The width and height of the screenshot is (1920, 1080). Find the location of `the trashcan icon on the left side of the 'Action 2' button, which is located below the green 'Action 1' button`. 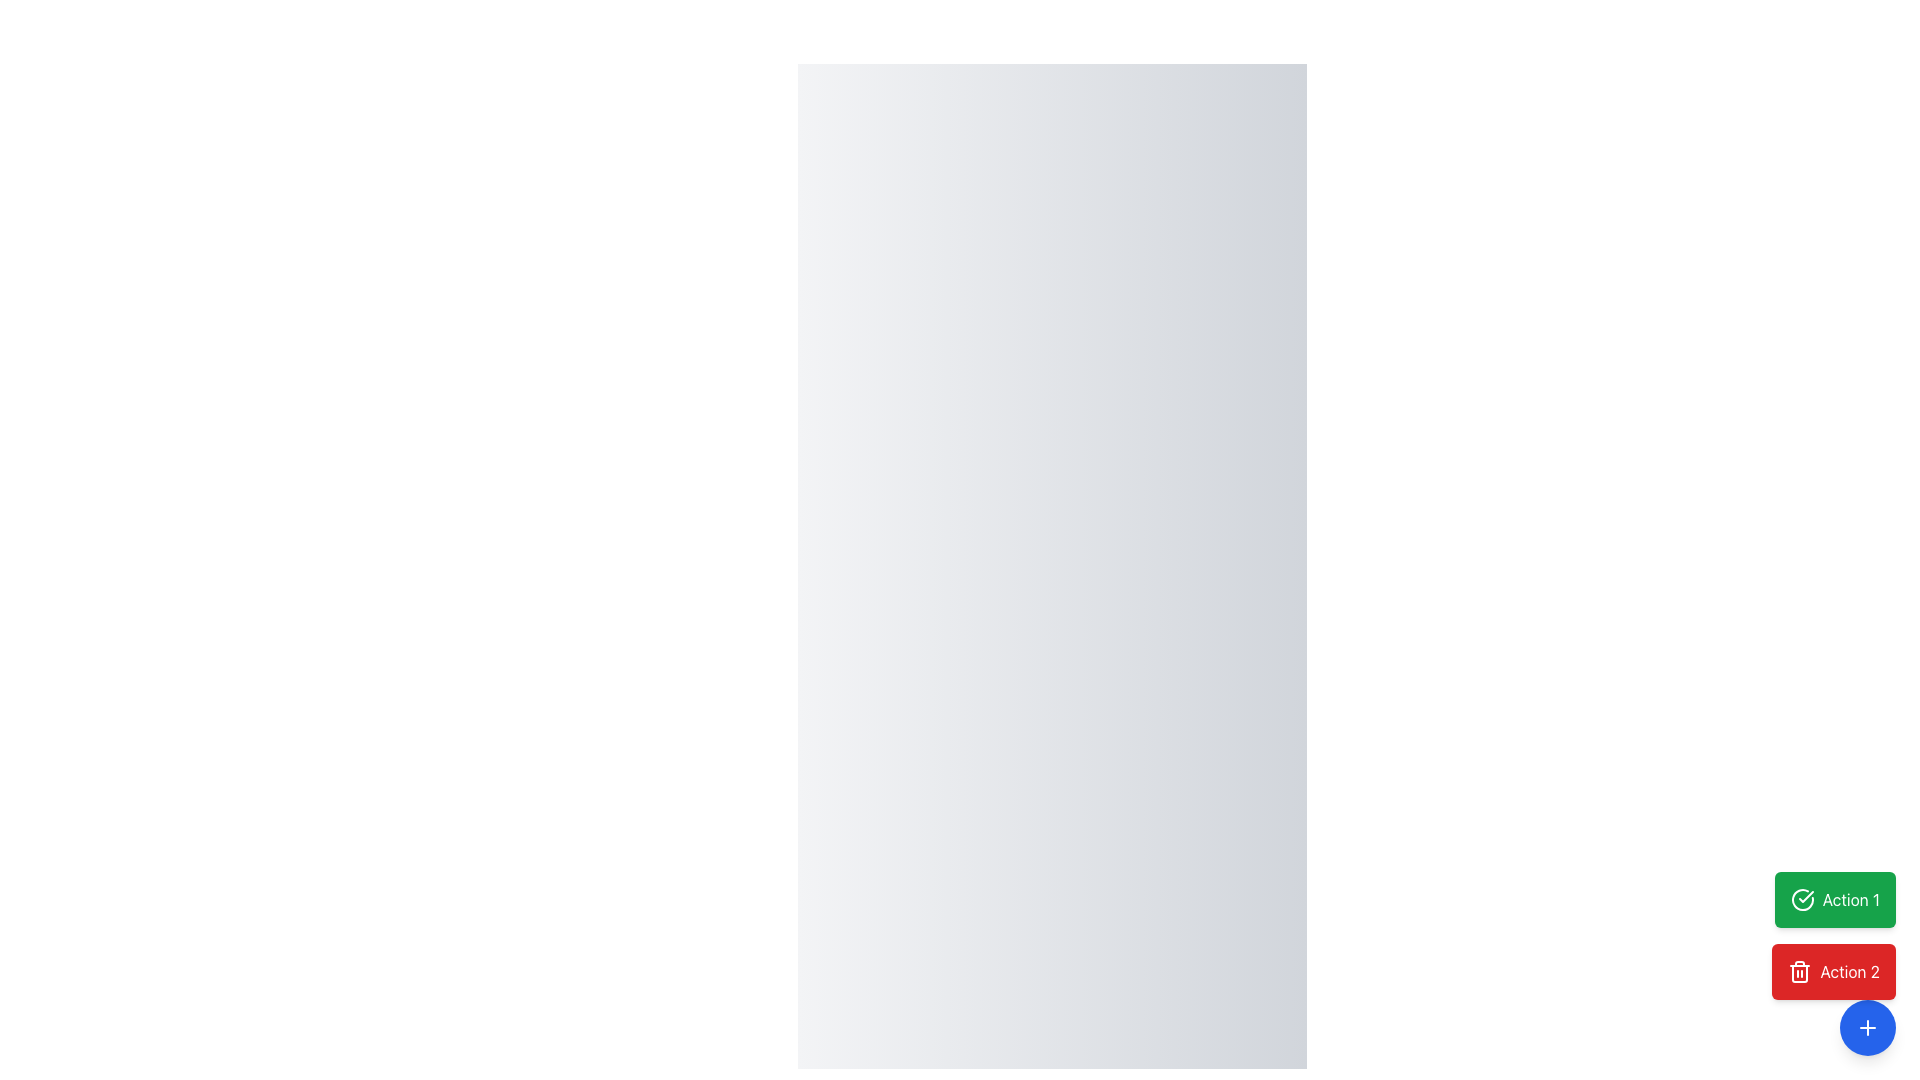

the trashcan icon on the left side of the 'Action 2' button, which is located below the green 'Action 1' button is located at coordinates (1800, 971).